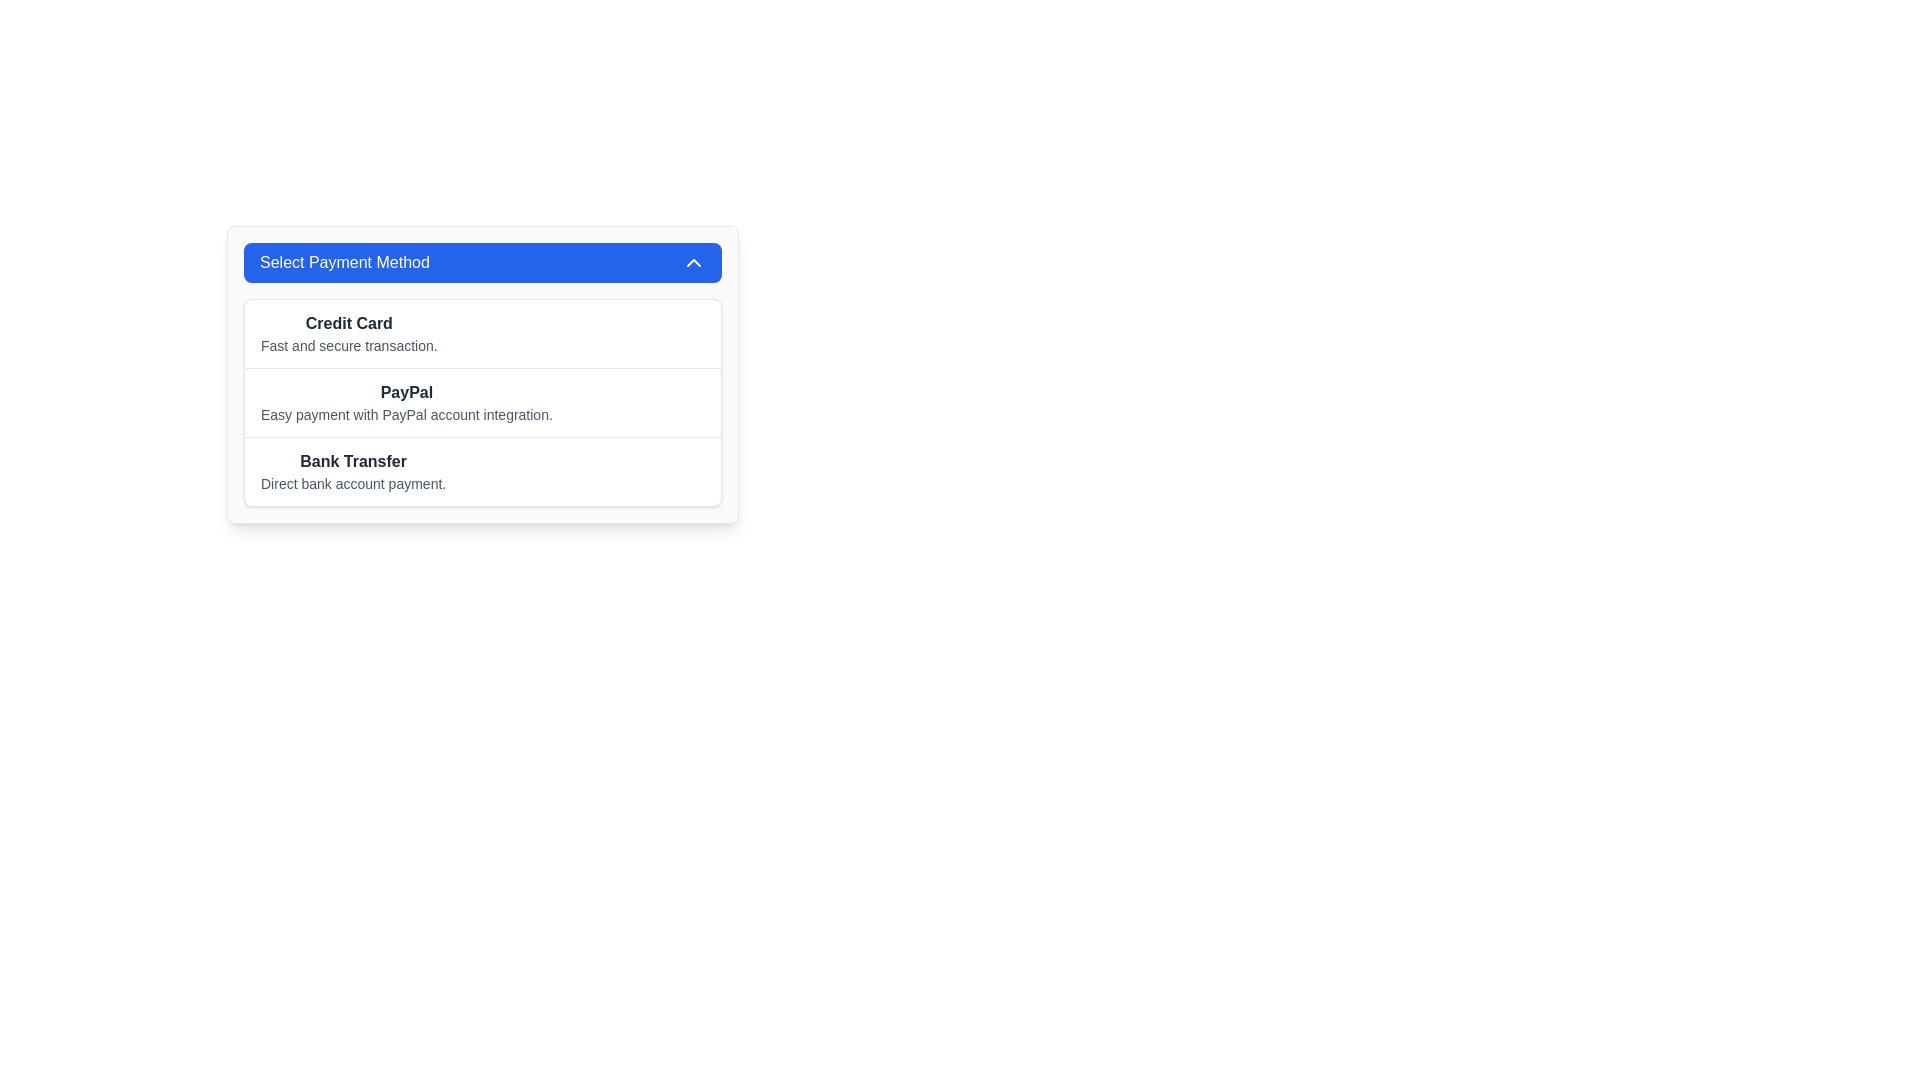  Describe the element at coordinates (405, 414) in the screenshot. I see `the text element displaying 'Easy payment with PayPal account integration.' located below the 'PayPal' label in the payment method selection interface` at that location.